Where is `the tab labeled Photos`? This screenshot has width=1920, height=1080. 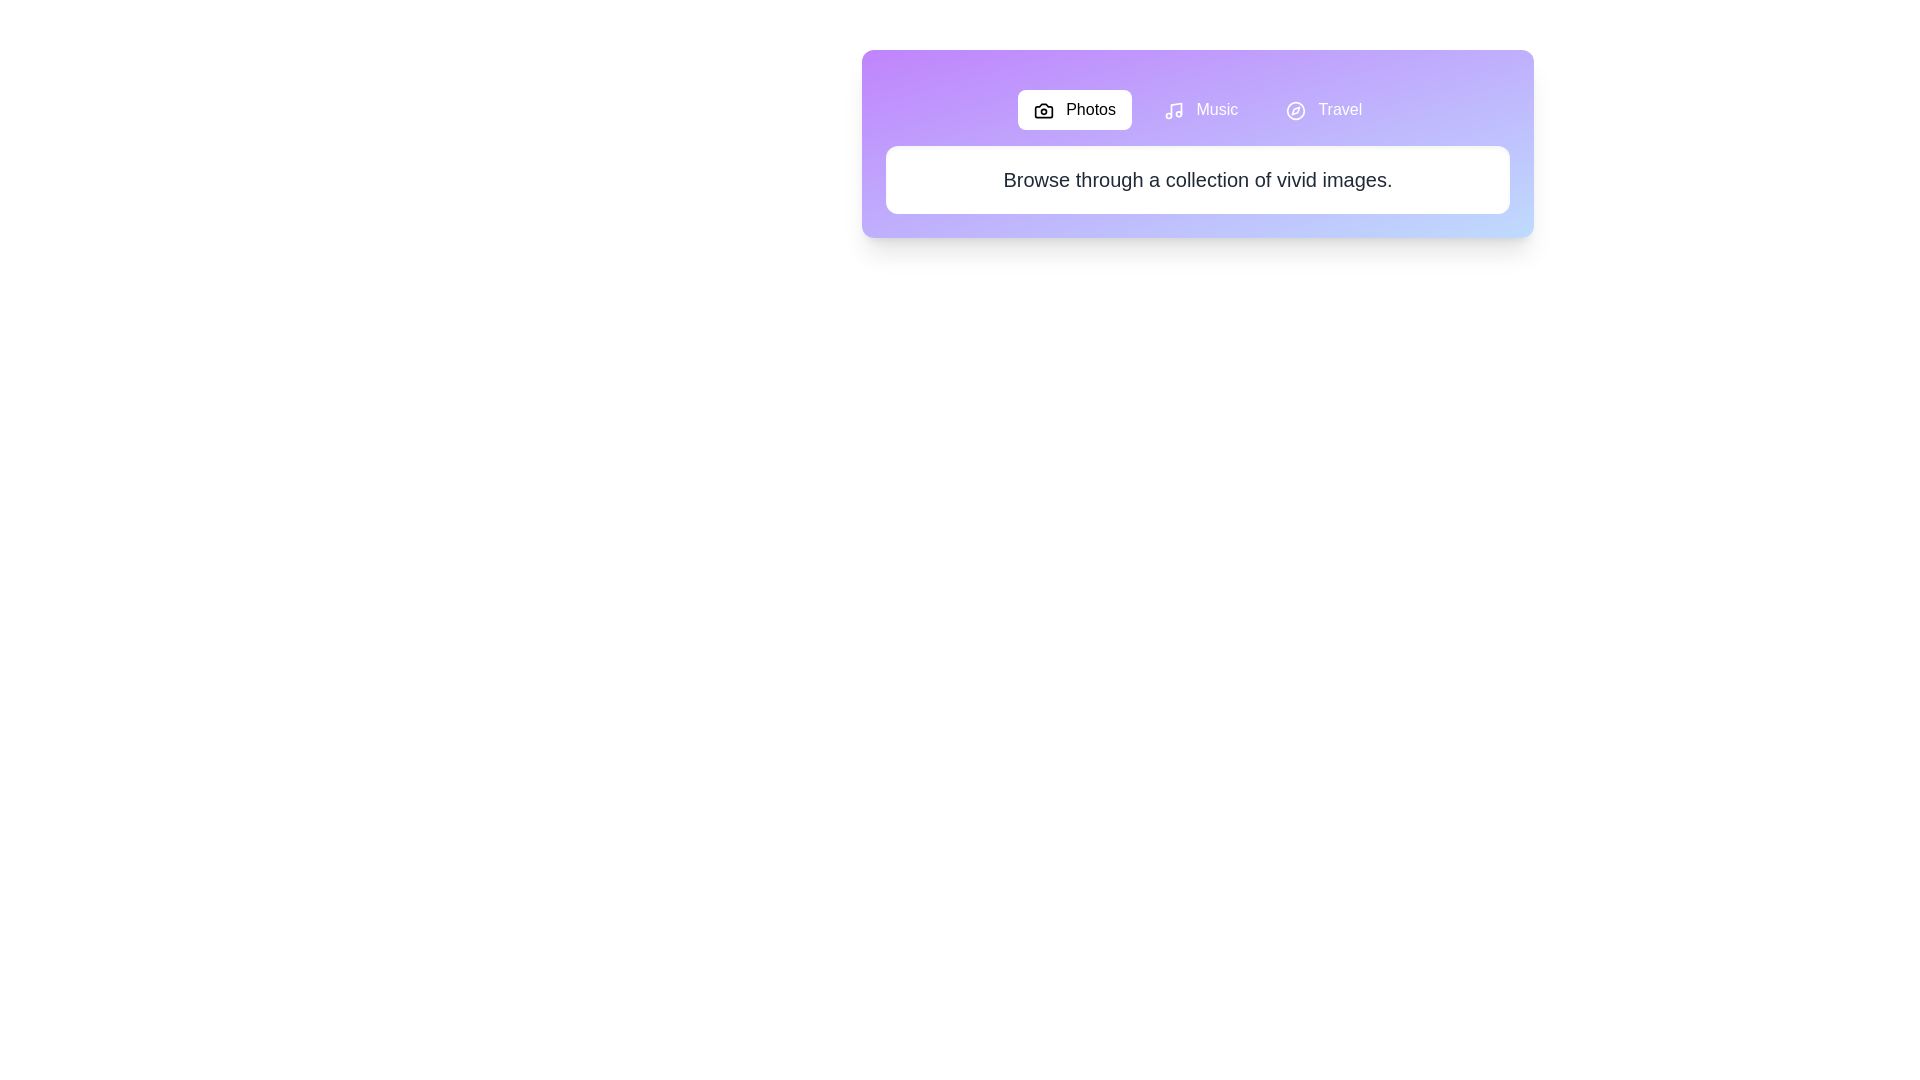
the tab labeled Photos is located at coordinates (1073, 110).